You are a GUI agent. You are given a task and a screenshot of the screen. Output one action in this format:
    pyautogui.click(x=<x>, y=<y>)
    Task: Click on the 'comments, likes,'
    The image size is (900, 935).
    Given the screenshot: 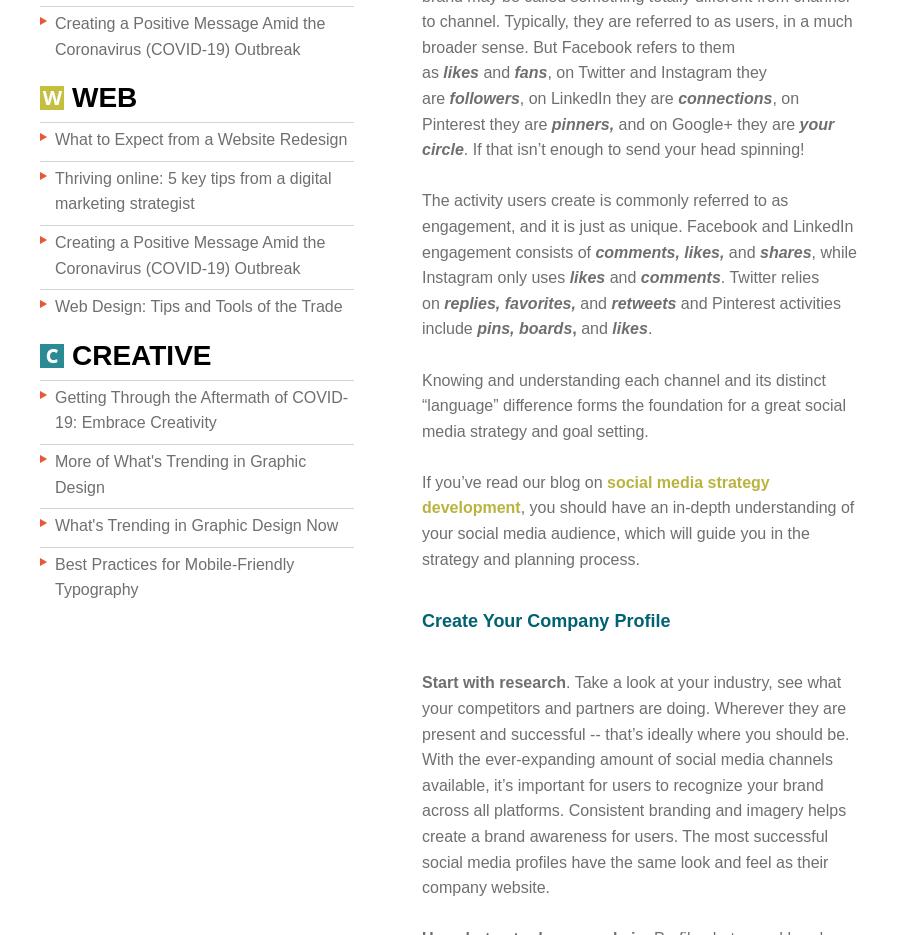 What is the action you would take?
    pyautogui.click(x=659, y=251)
    